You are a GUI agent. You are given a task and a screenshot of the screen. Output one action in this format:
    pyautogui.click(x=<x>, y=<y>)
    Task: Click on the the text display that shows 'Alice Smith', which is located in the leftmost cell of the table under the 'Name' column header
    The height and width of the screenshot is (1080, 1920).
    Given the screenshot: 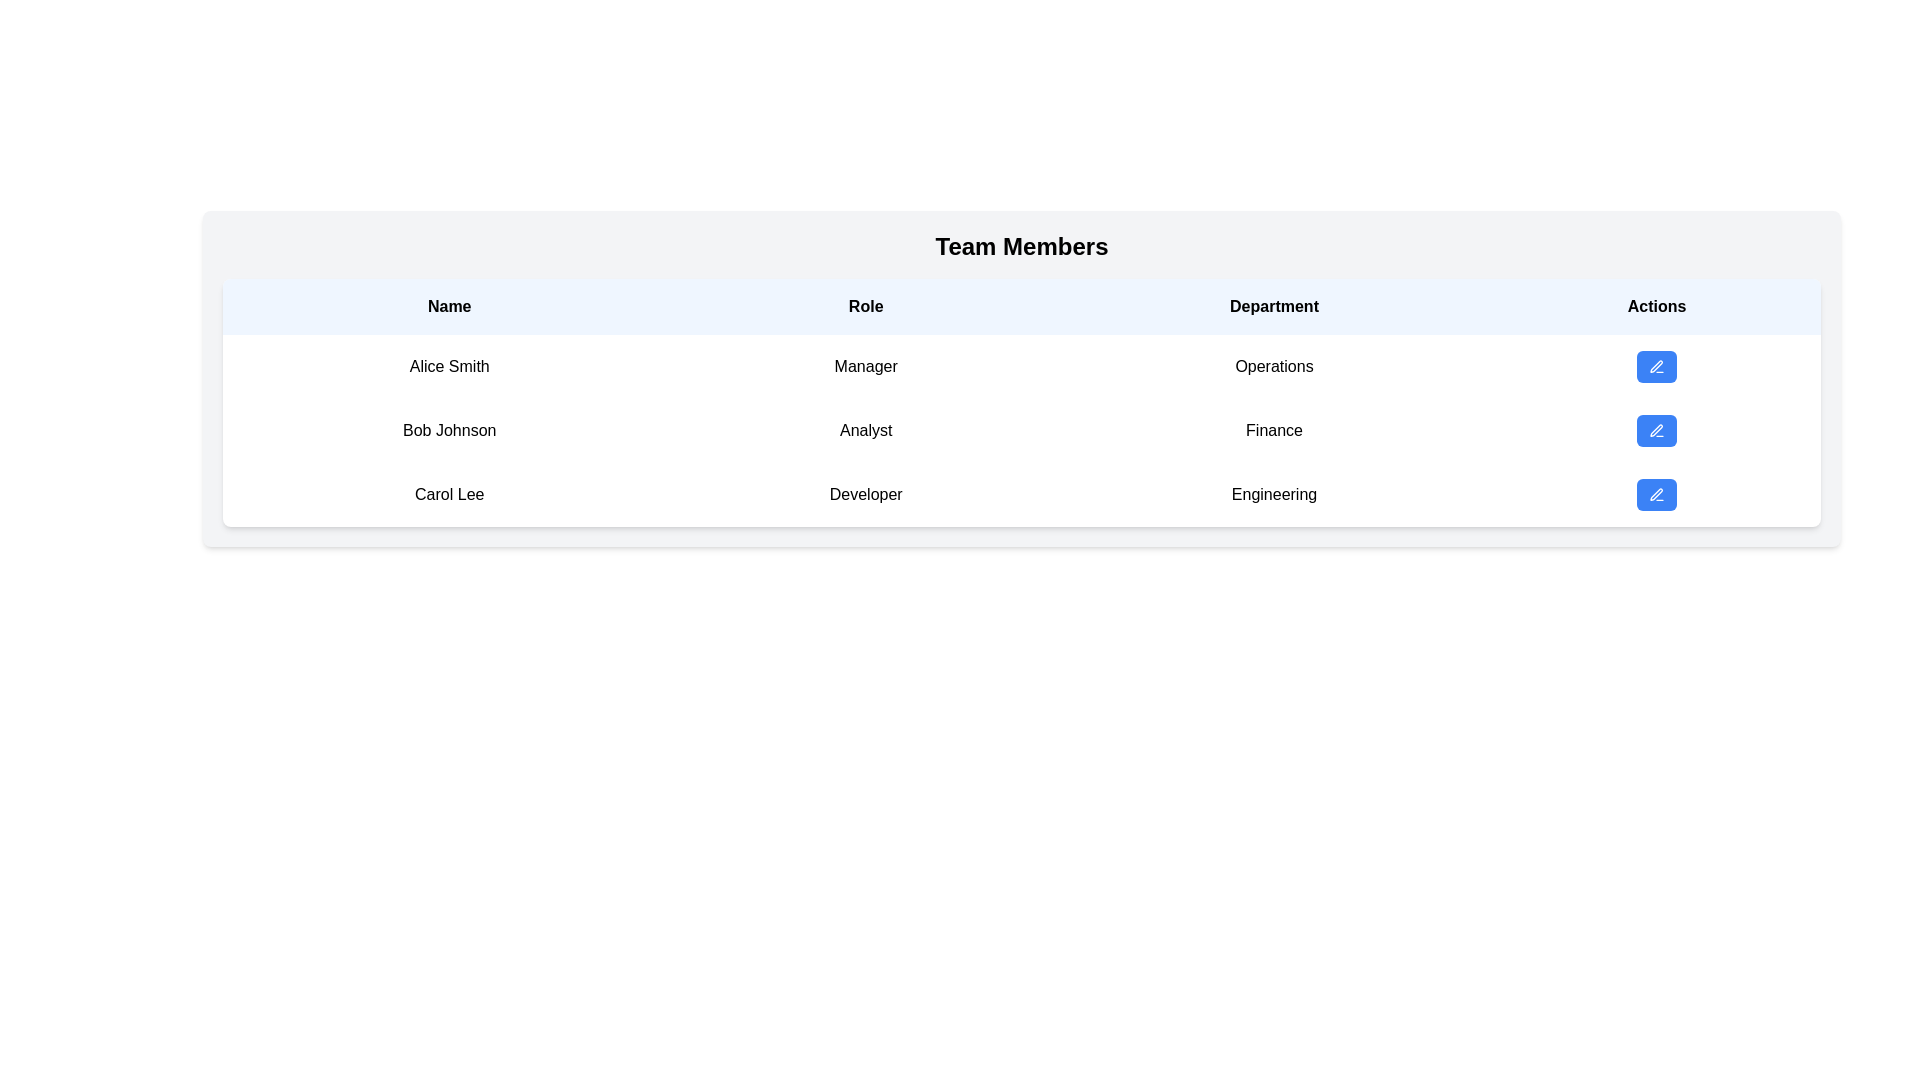 What is the action you would take?
    pyautogui.click(x=448, y=366)
    